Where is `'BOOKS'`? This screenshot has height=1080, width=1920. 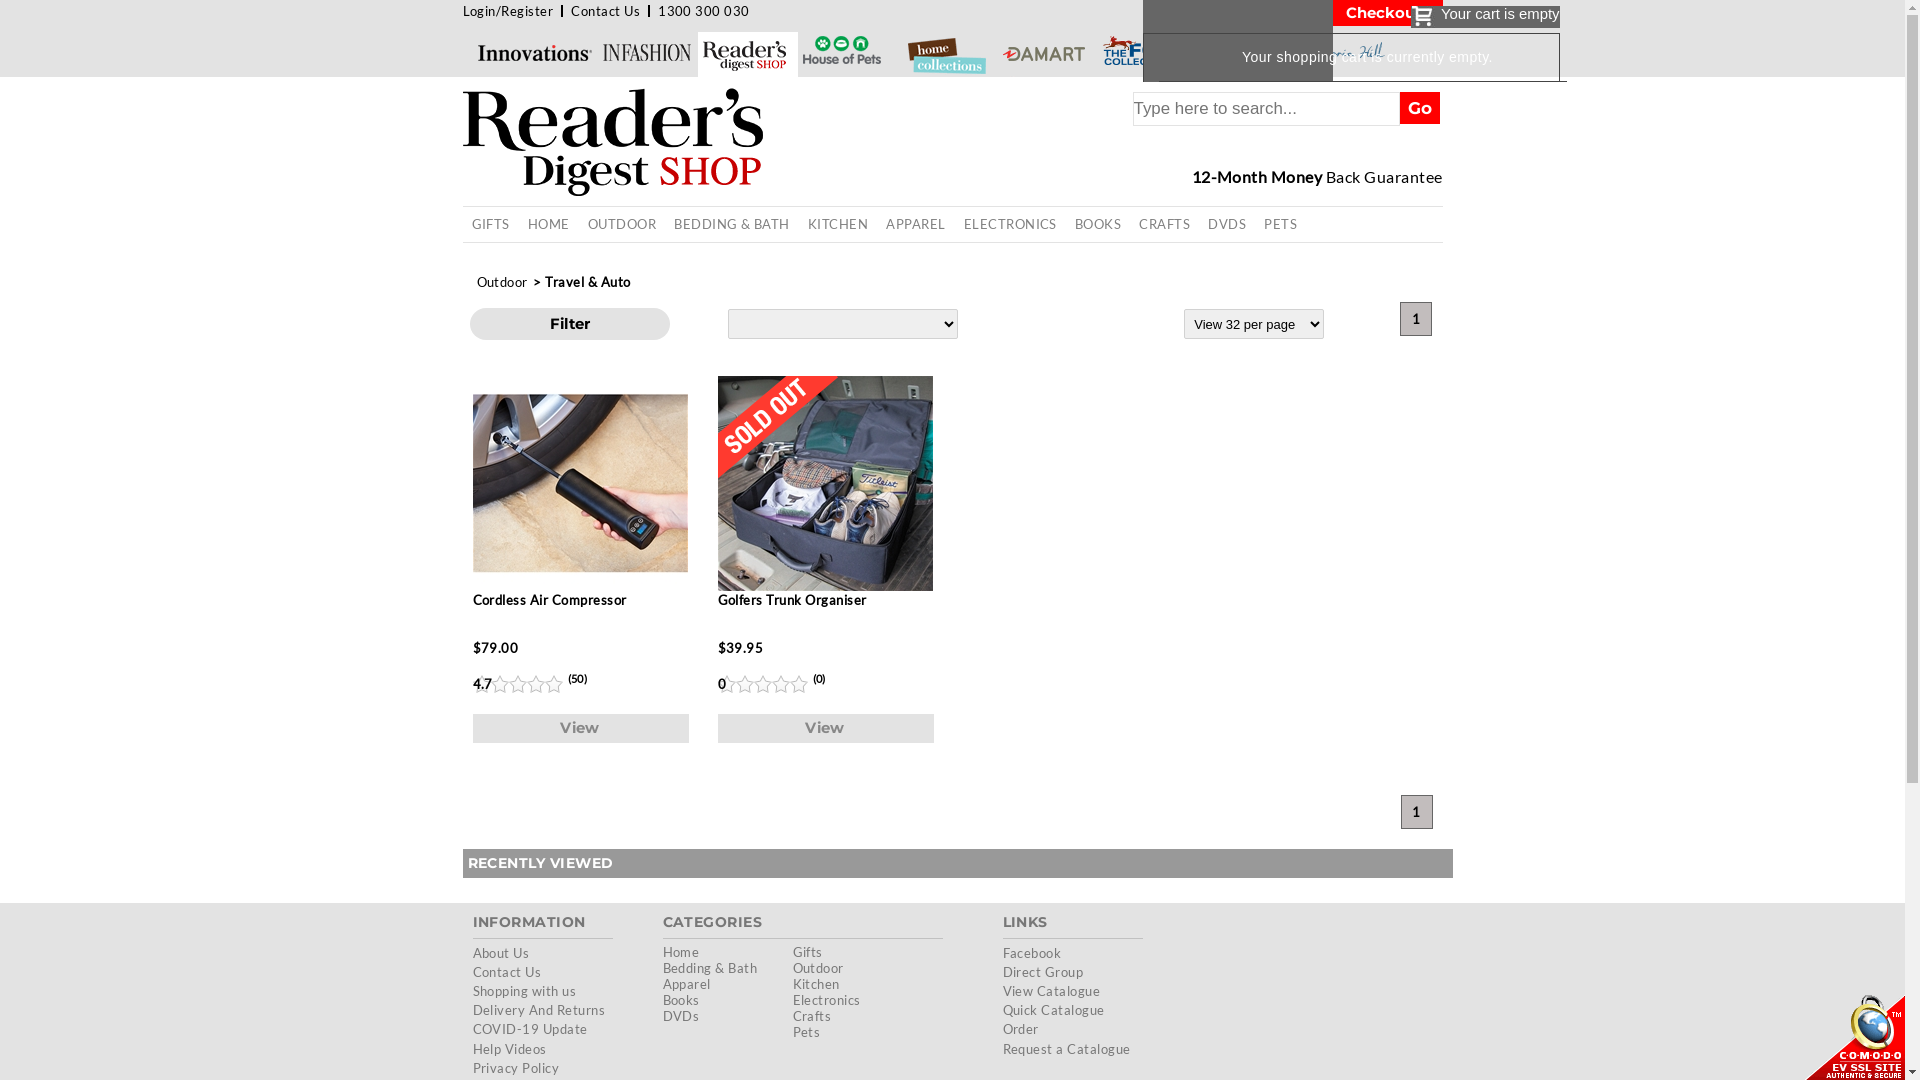
'BOOKS' is located at coordinates (1097, 224).